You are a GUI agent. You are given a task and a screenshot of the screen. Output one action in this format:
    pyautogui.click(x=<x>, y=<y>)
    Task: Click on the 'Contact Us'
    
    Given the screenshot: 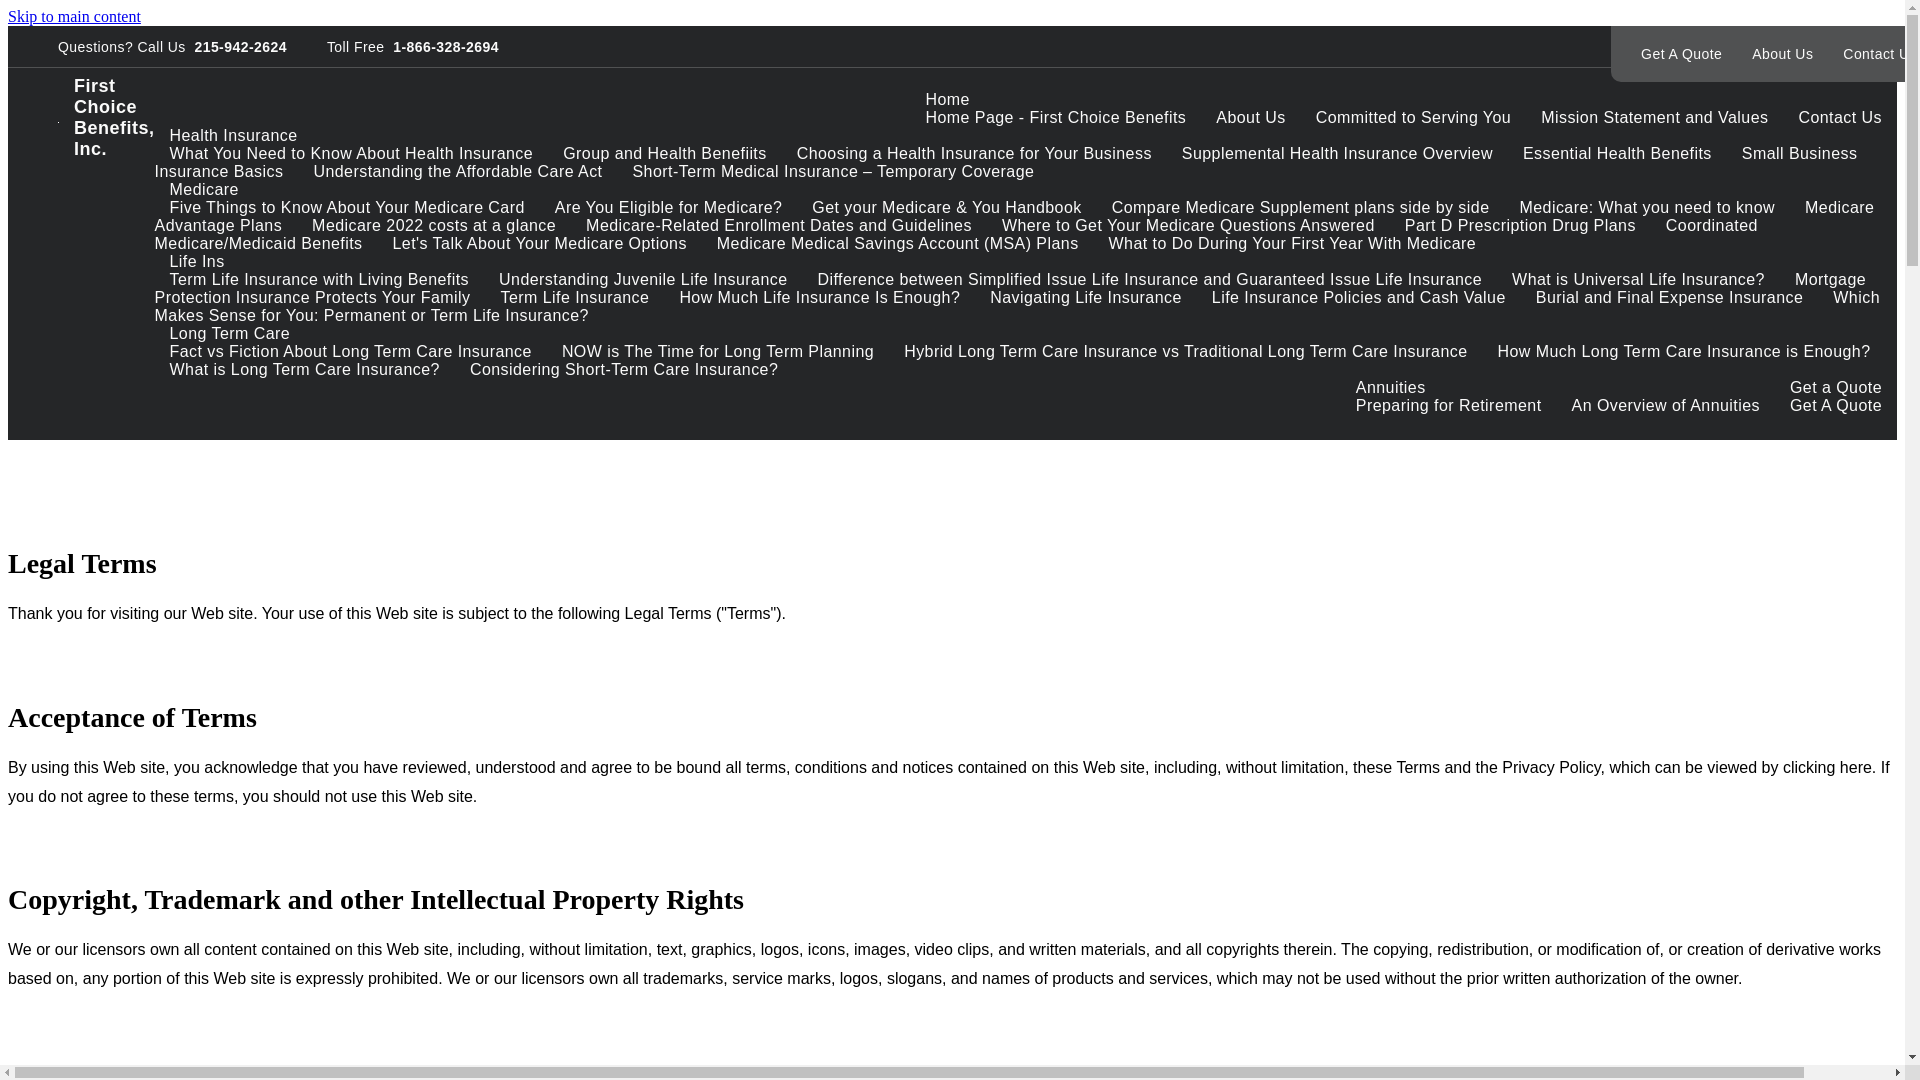 What is the action you would take?
    pyautogui.click(x=1839, y=117)
    